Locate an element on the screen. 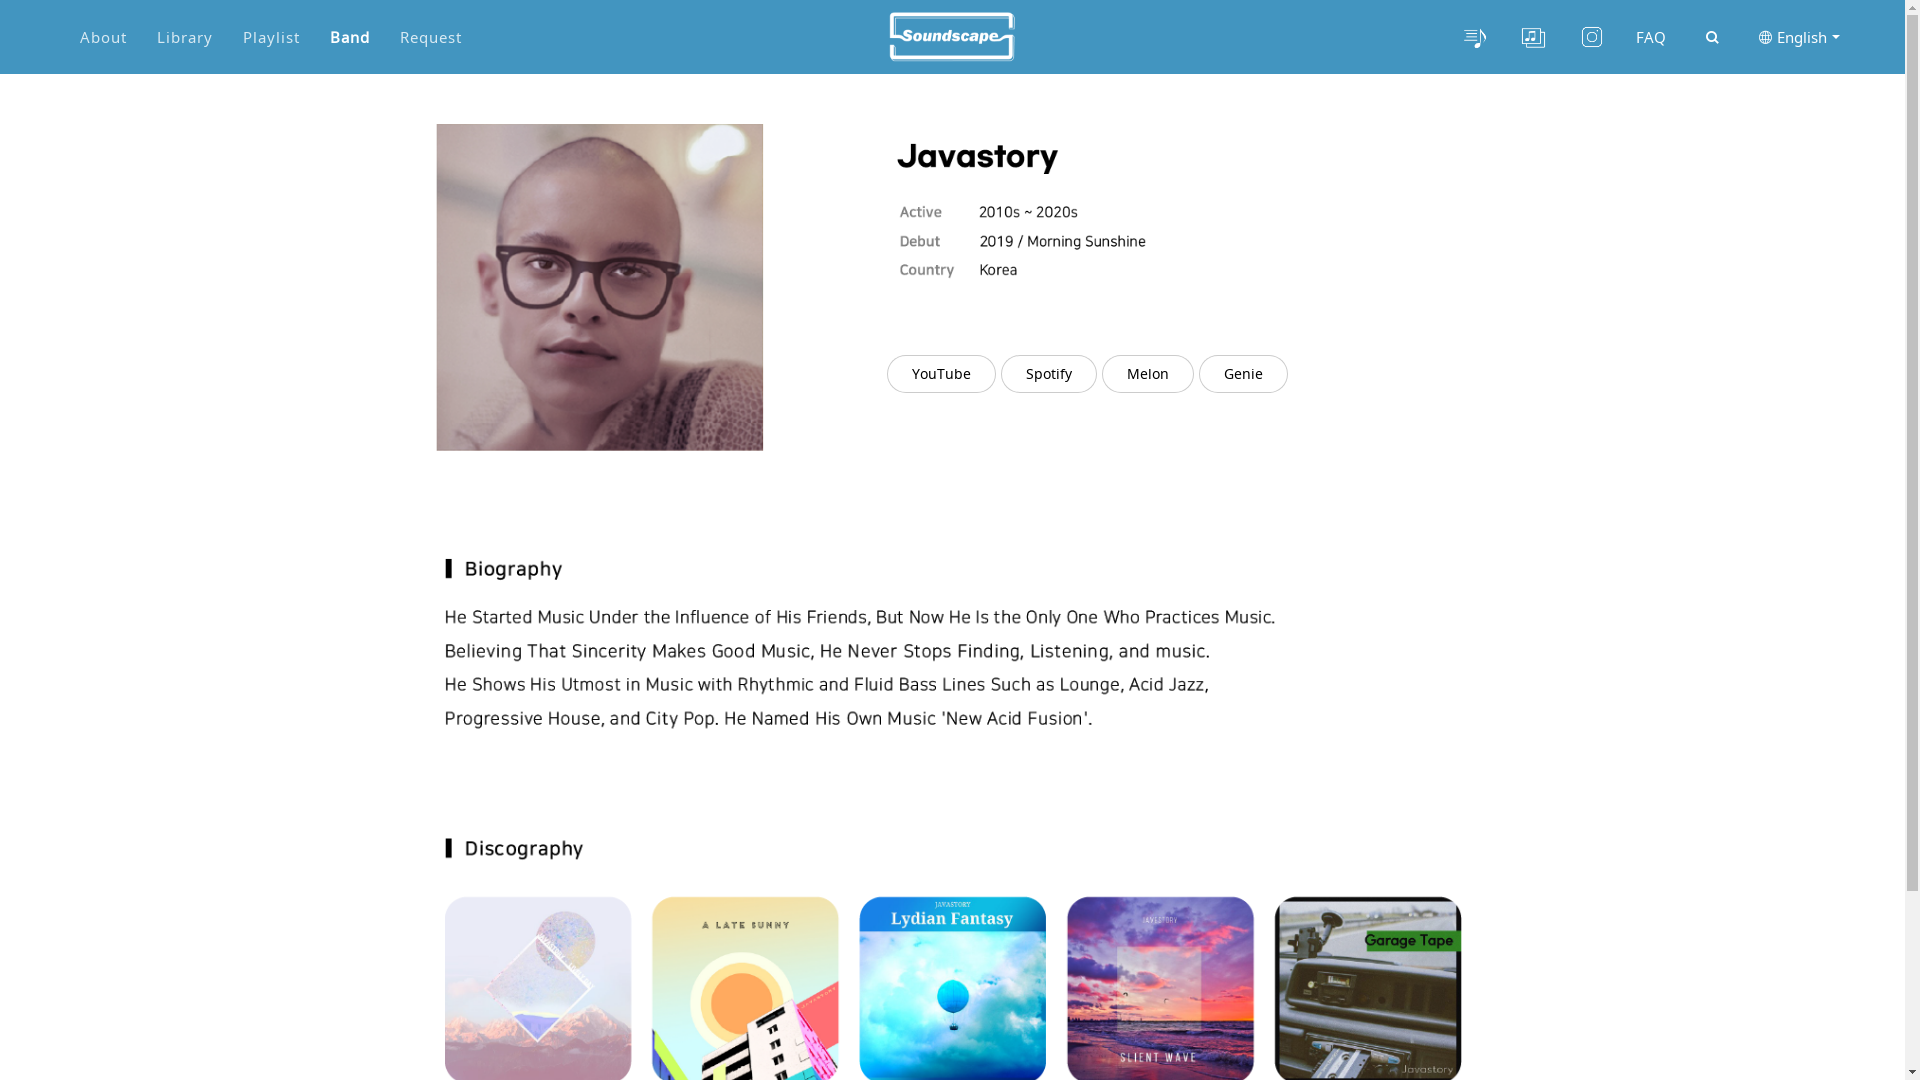  'Site logo' is located at coordinates (951, 35).